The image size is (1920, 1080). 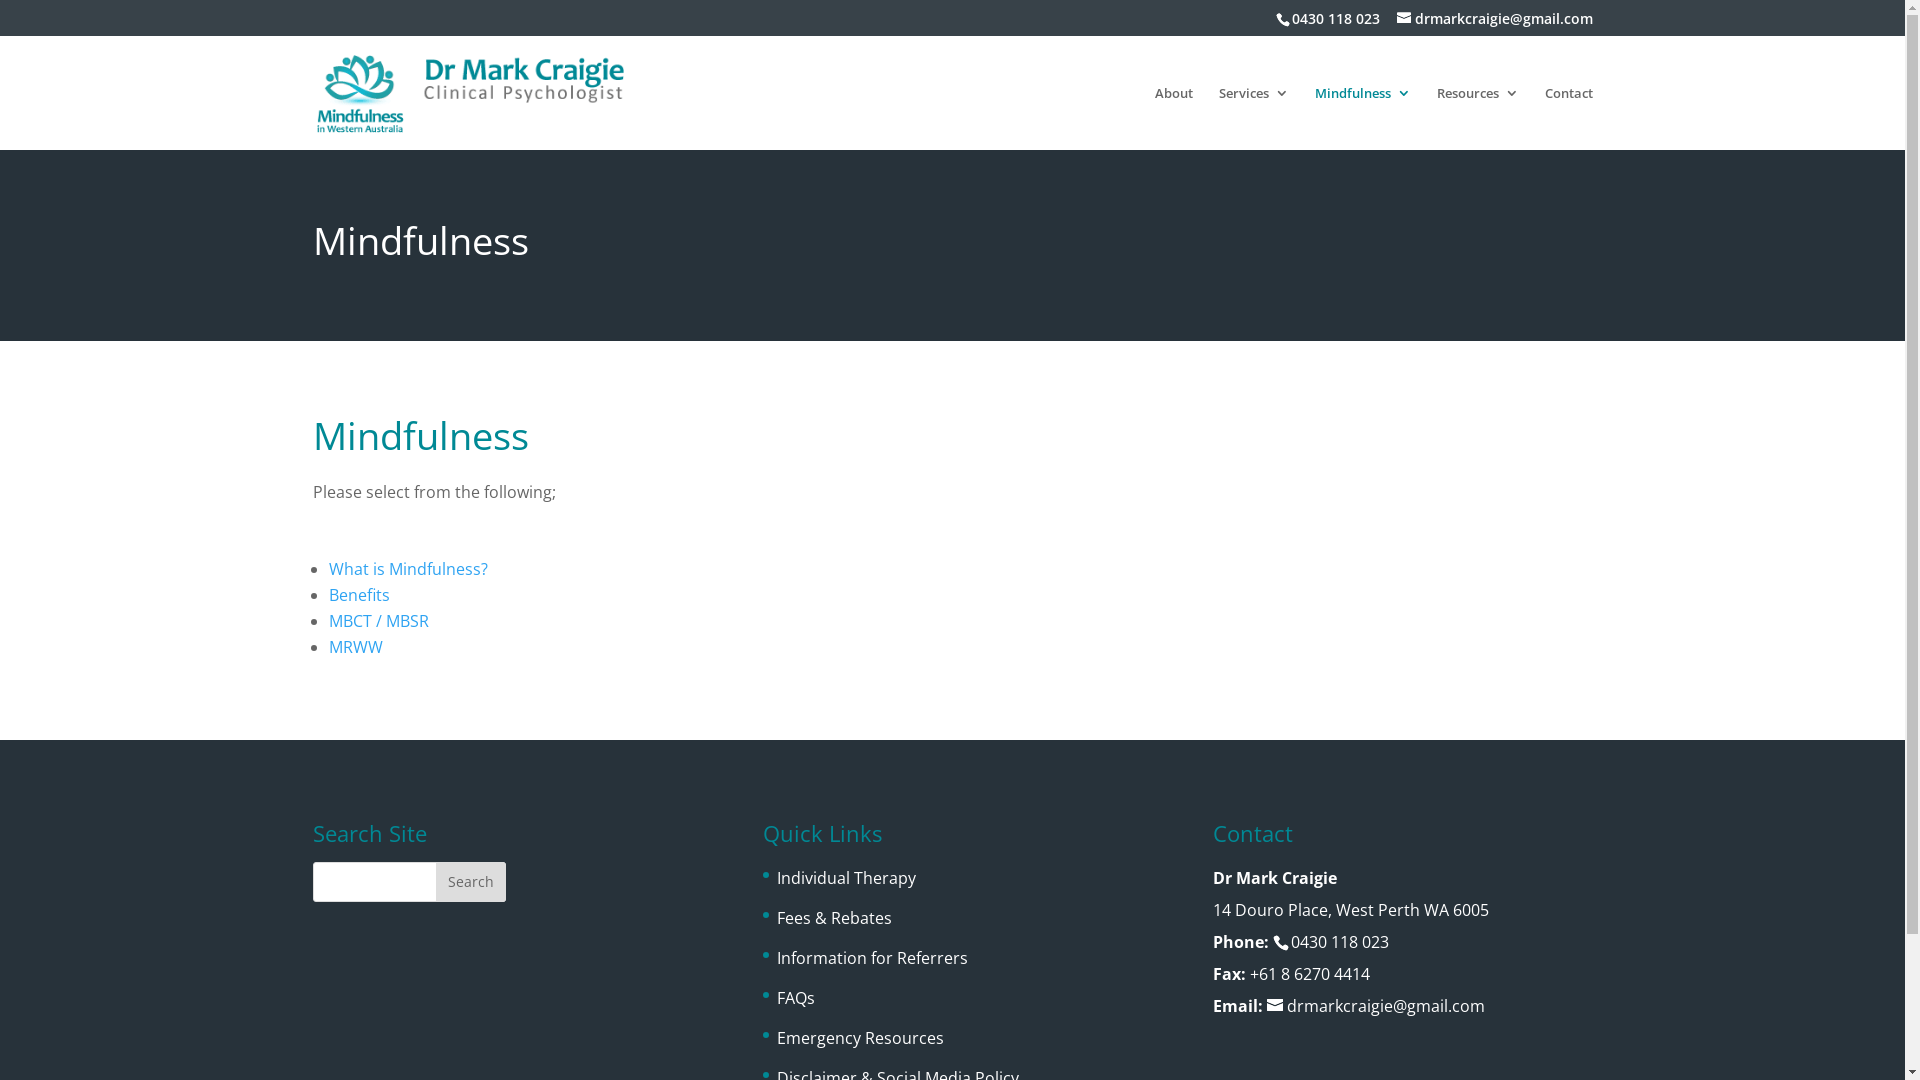 I want to click on 'Benefits', so click(x=358, y=593).